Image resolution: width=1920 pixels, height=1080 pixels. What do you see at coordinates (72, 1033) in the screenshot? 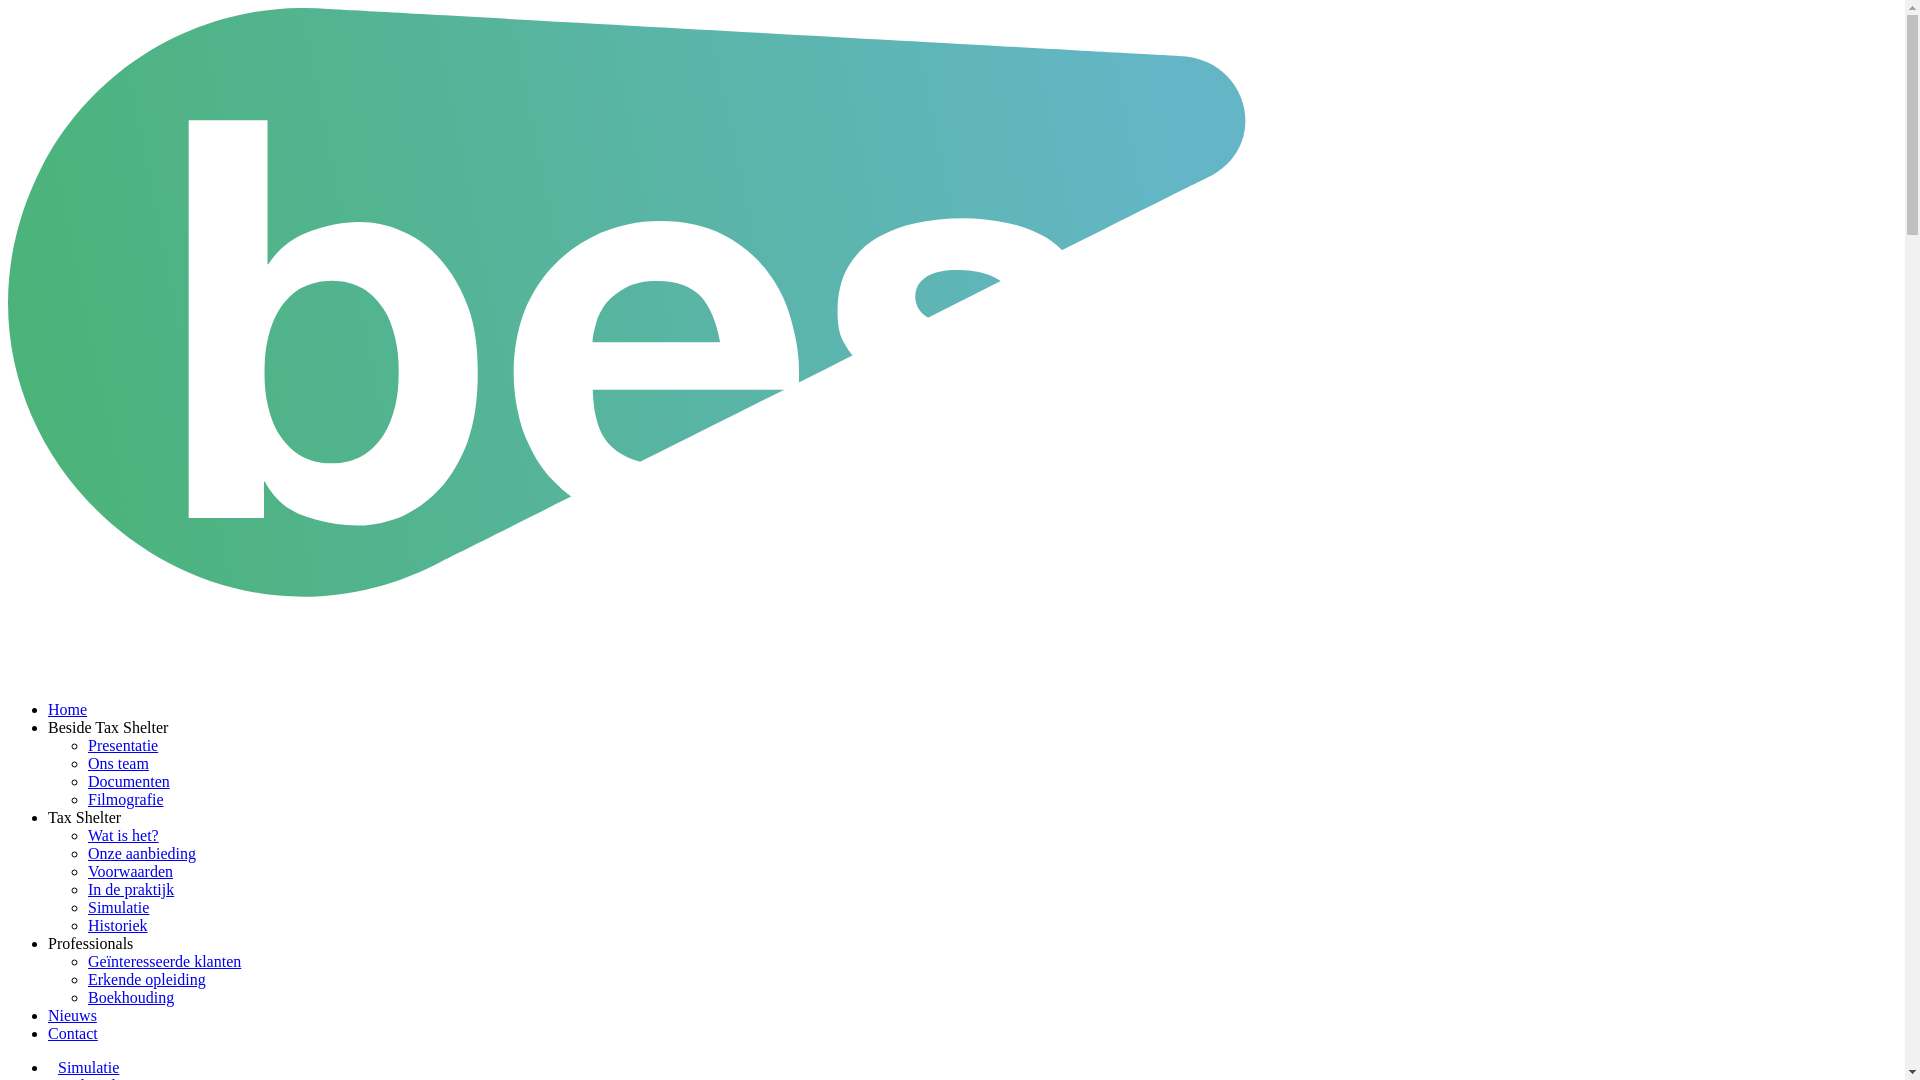
I see `'Contact'` at bounding box center [72, 1033].